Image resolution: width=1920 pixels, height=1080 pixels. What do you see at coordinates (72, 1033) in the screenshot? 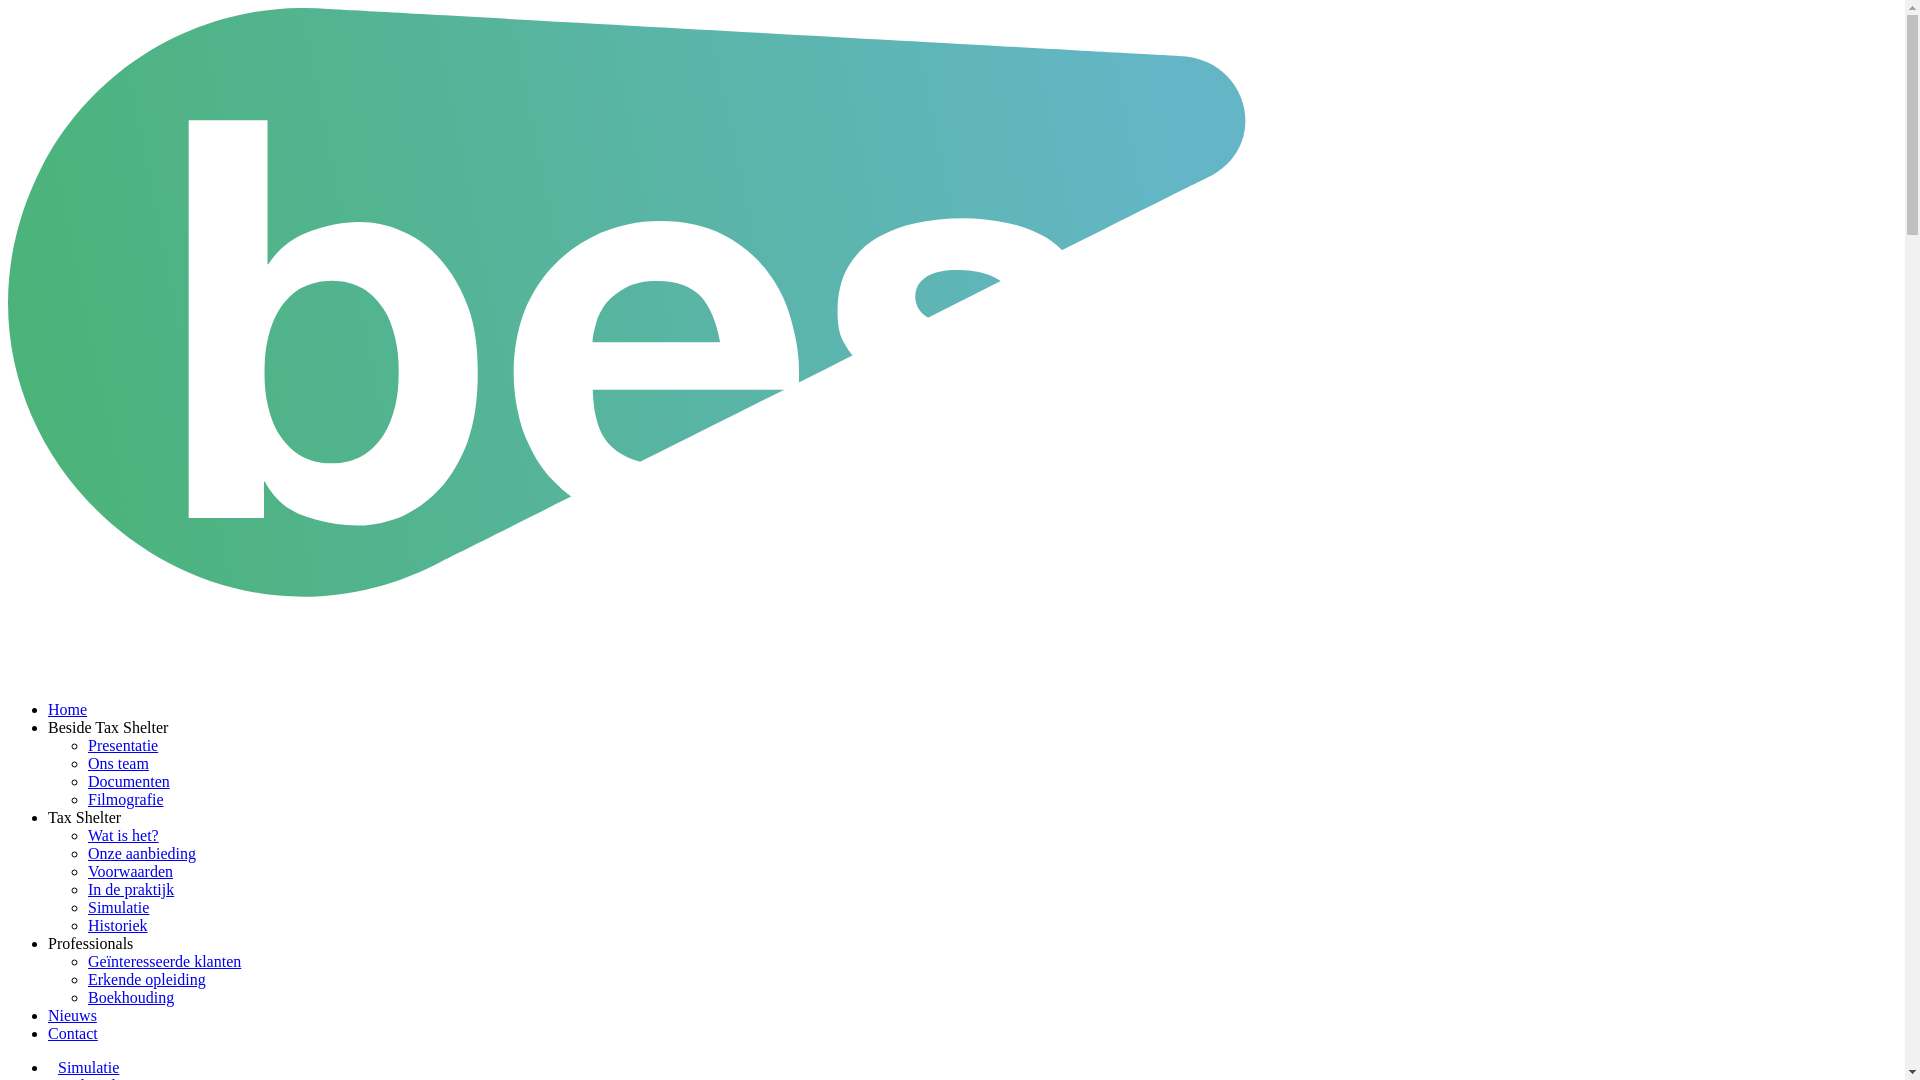
I see `'Contact'` at bounding box center [72, 1033].